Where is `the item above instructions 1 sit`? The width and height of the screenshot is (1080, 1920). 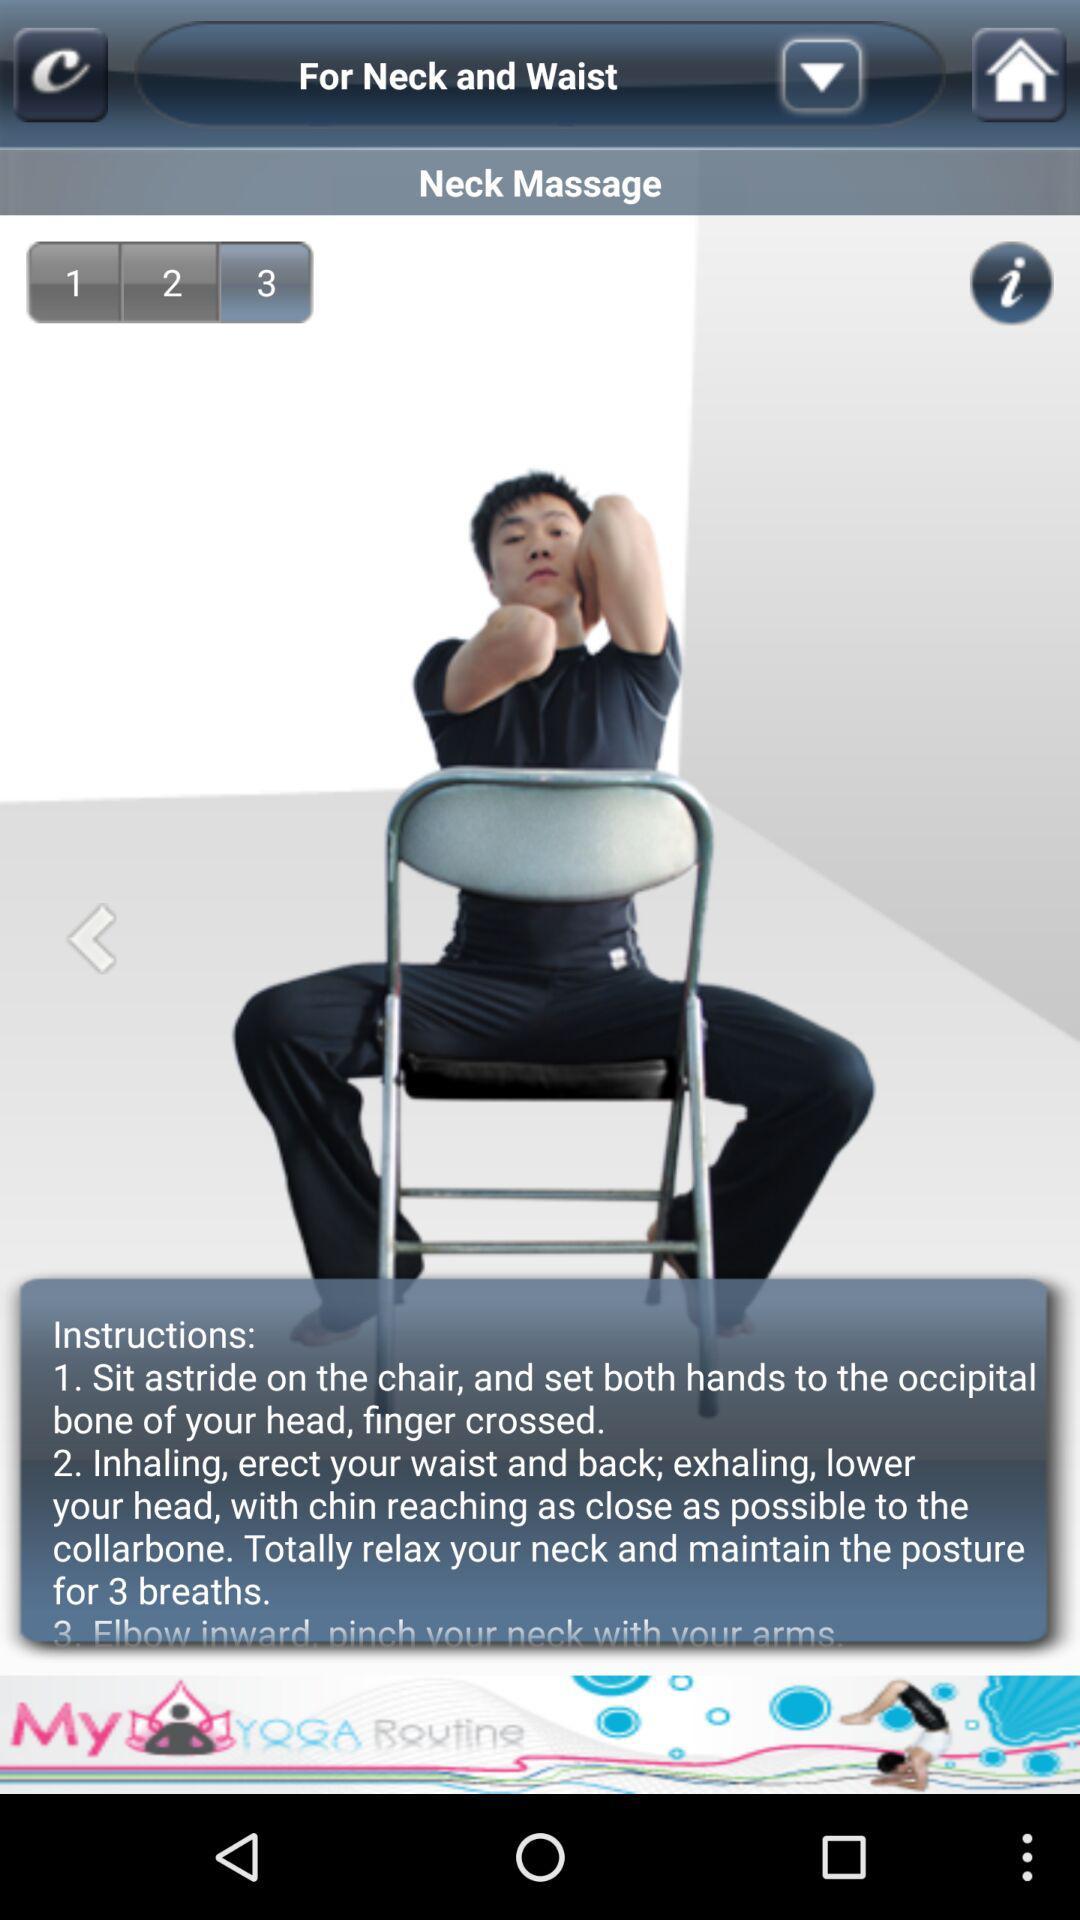
the item above instructions 1 sit is located at coordinates (266, 281).